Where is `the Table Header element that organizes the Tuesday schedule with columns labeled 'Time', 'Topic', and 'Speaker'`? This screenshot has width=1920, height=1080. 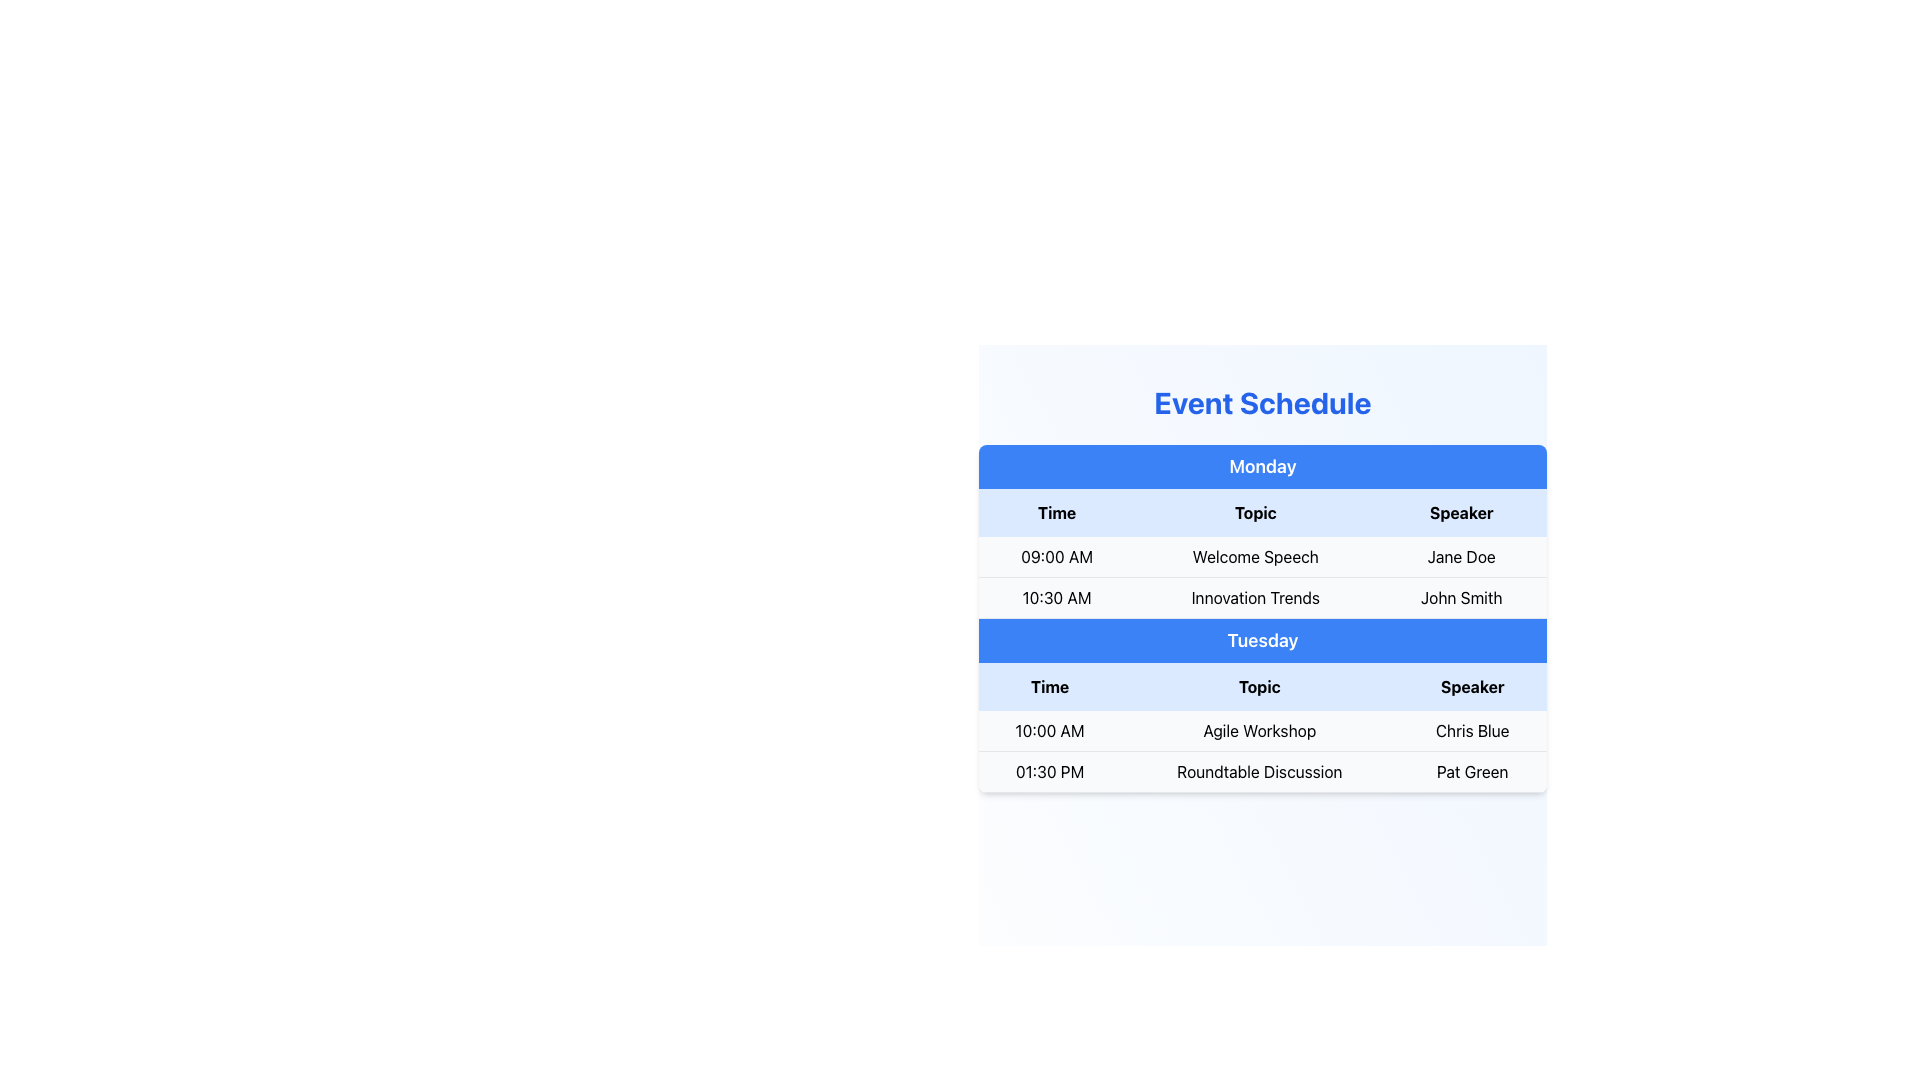
the Table Header element that organizes the Tuesday schedule with columns labeled 'Time', 'Topic', and 'Speaker' is located at coordinates (1261, 685).